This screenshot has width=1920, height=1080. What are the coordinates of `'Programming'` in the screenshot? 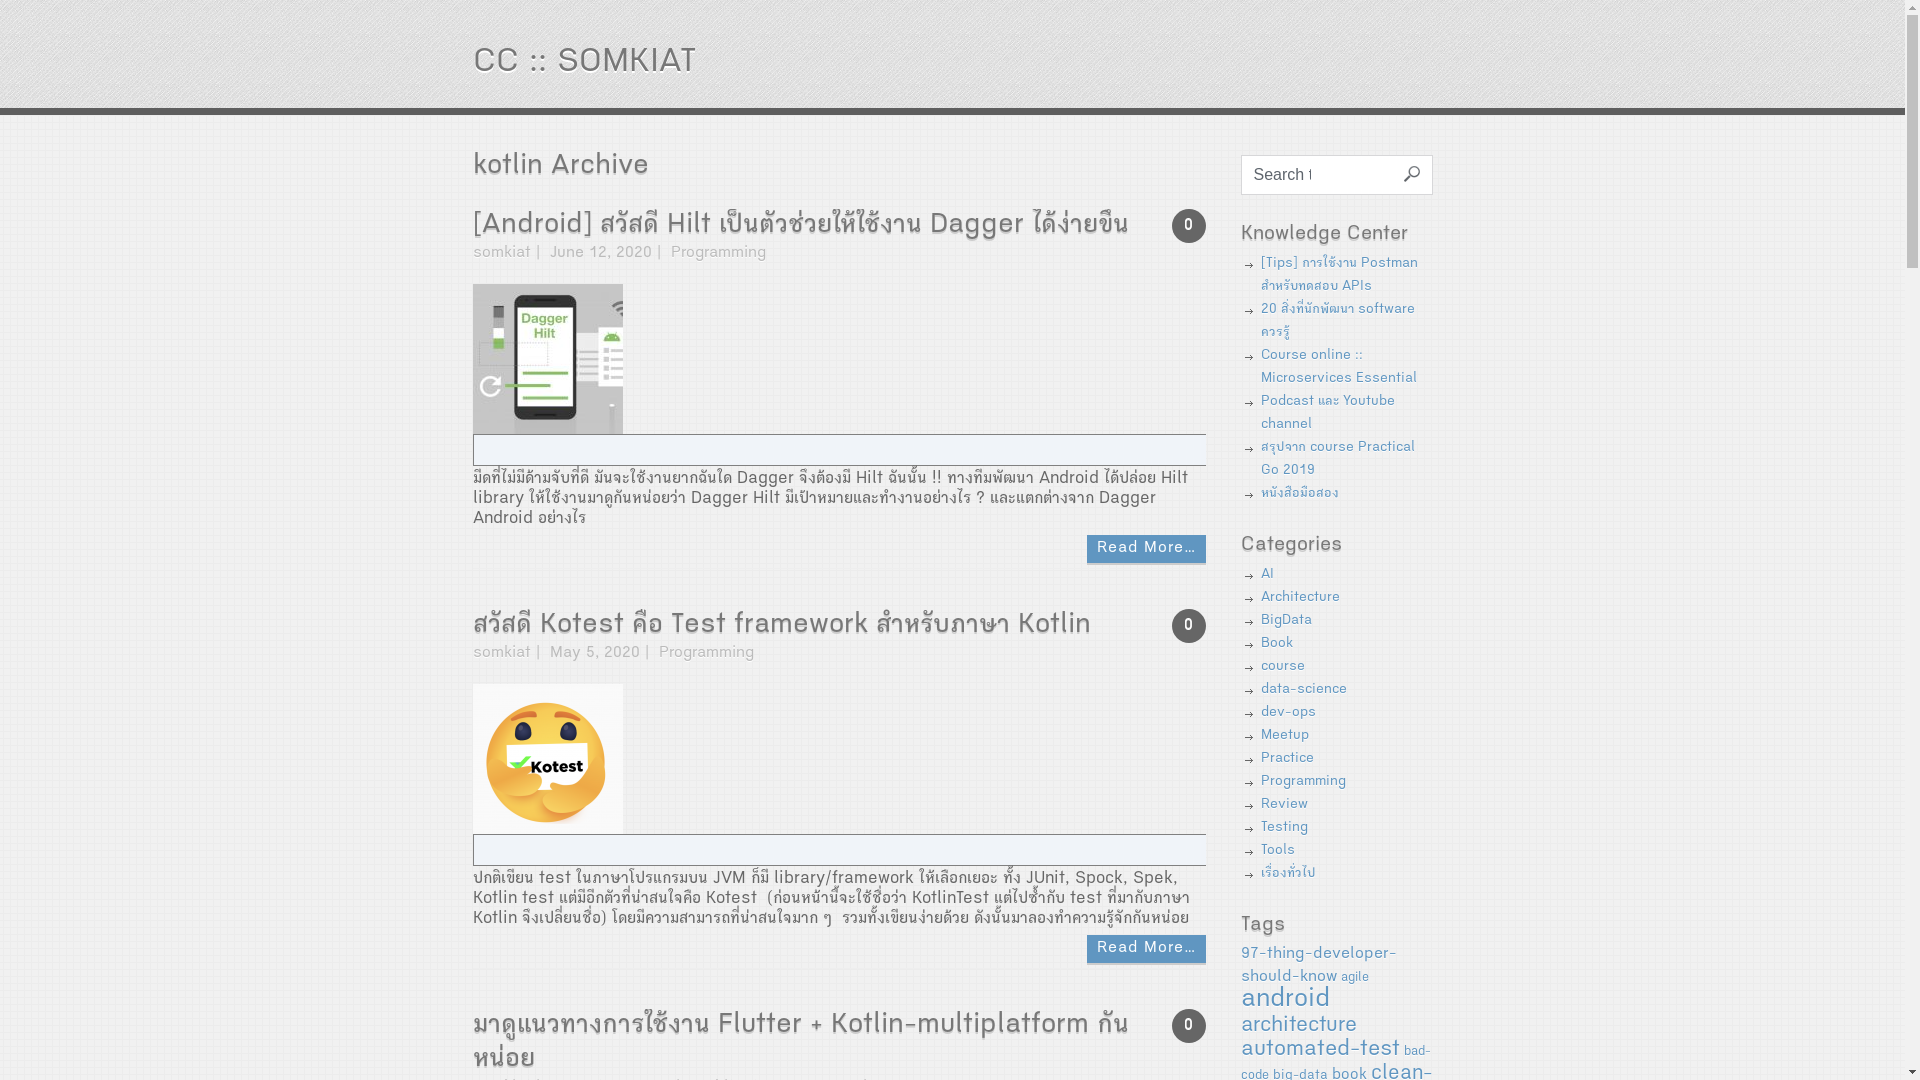 It's located at (717, 253).